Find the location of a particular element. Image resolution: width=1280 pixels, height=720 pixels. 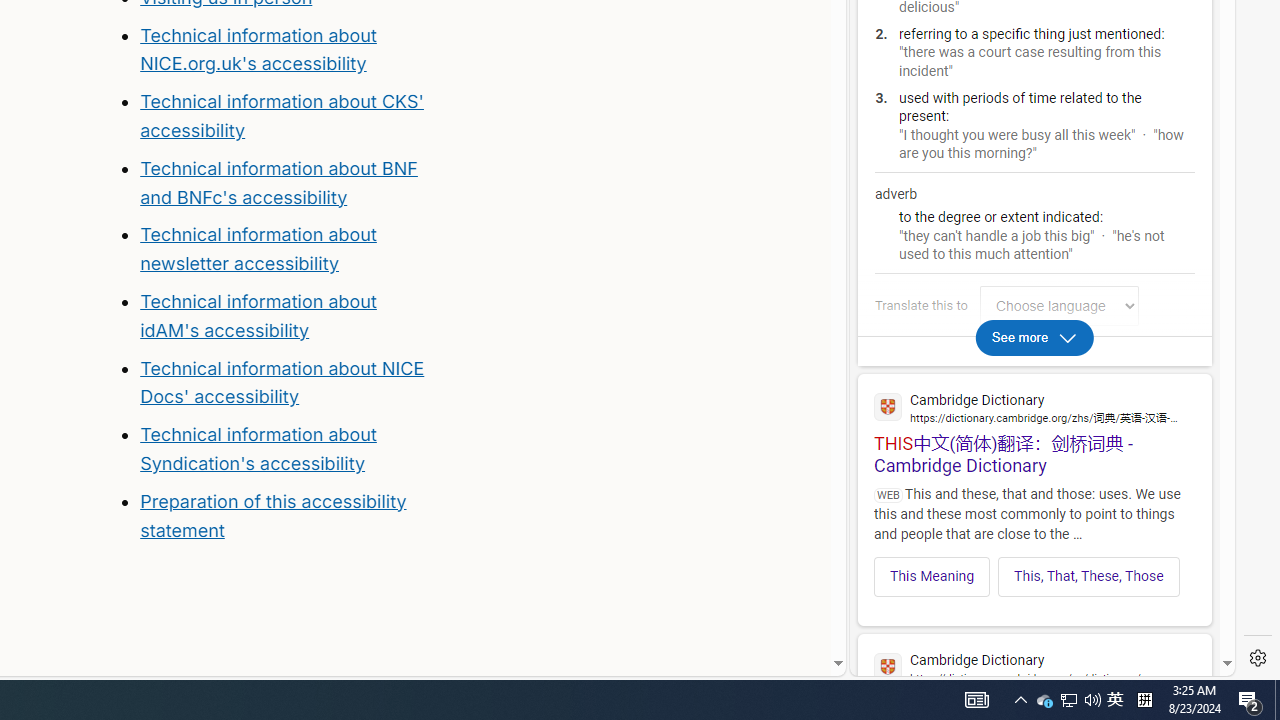

'This Meaning' is located at coordinates (931, 576).